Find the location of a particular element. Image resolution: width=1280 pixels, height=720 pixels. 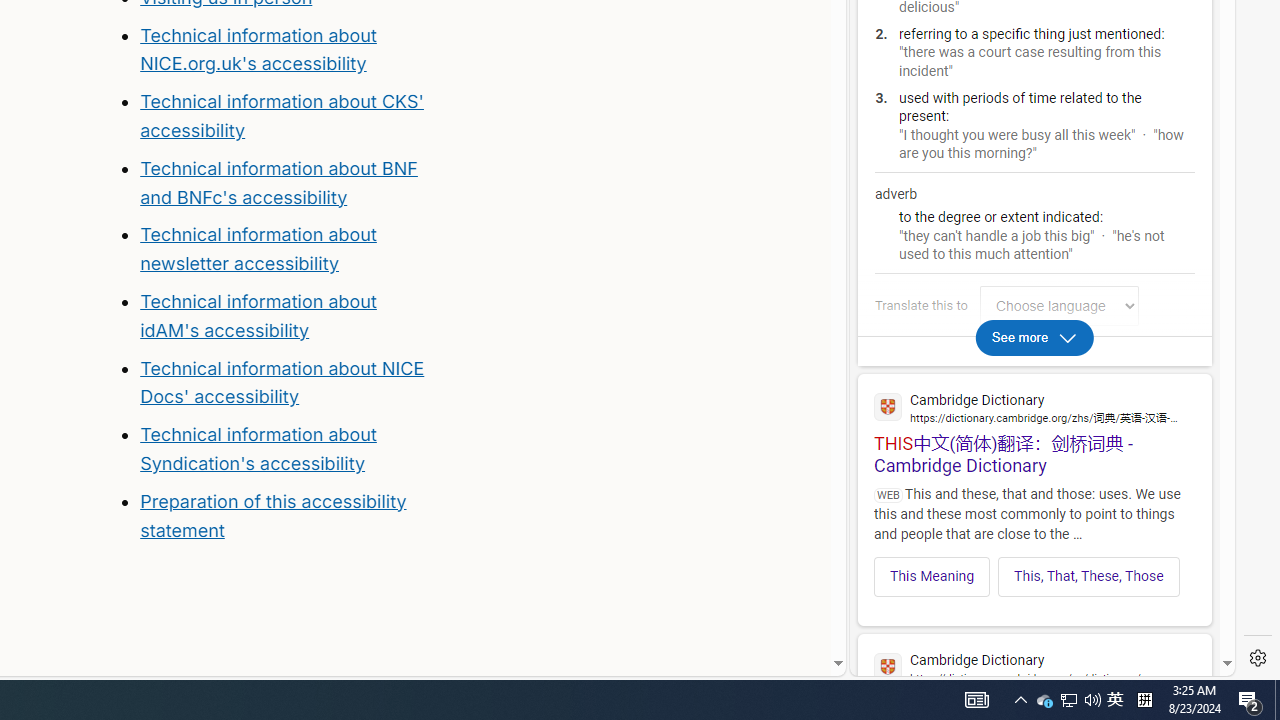

'This Meaning' is located at coordinates (931, 576).